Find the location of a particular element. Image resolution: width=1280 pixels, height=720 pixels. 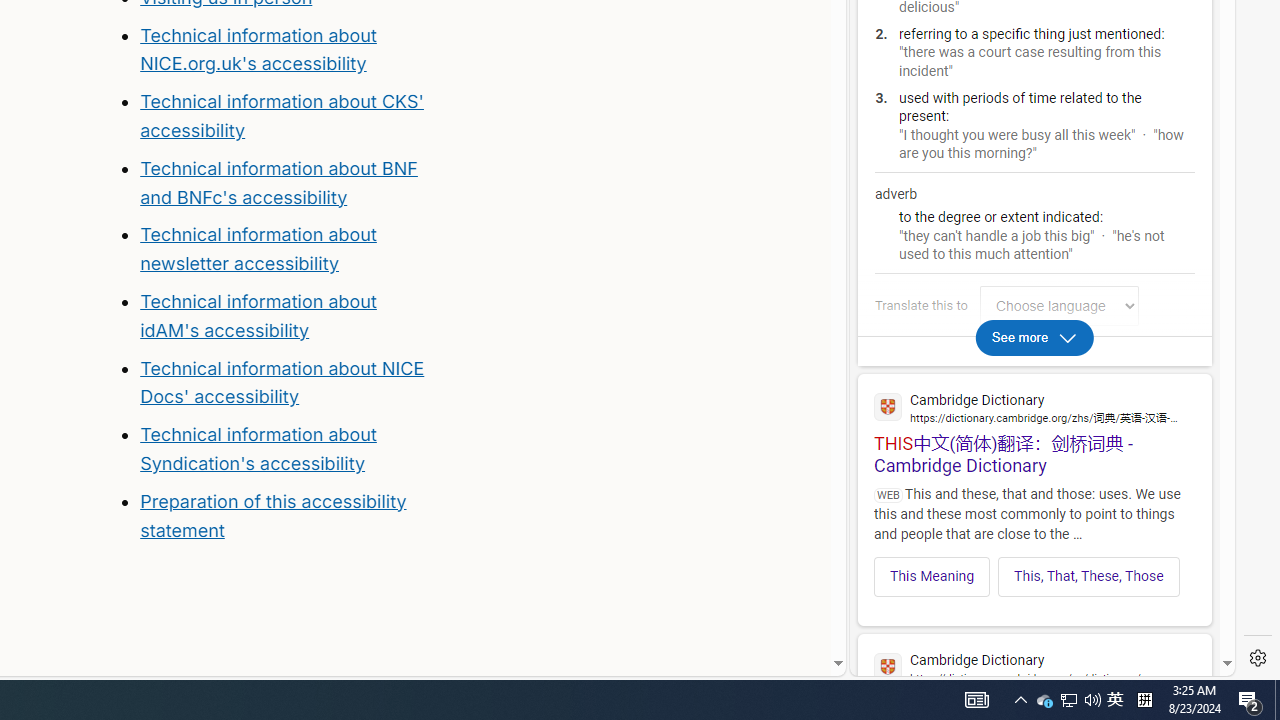

'This Meaning' is located at coordinates (931, 576).